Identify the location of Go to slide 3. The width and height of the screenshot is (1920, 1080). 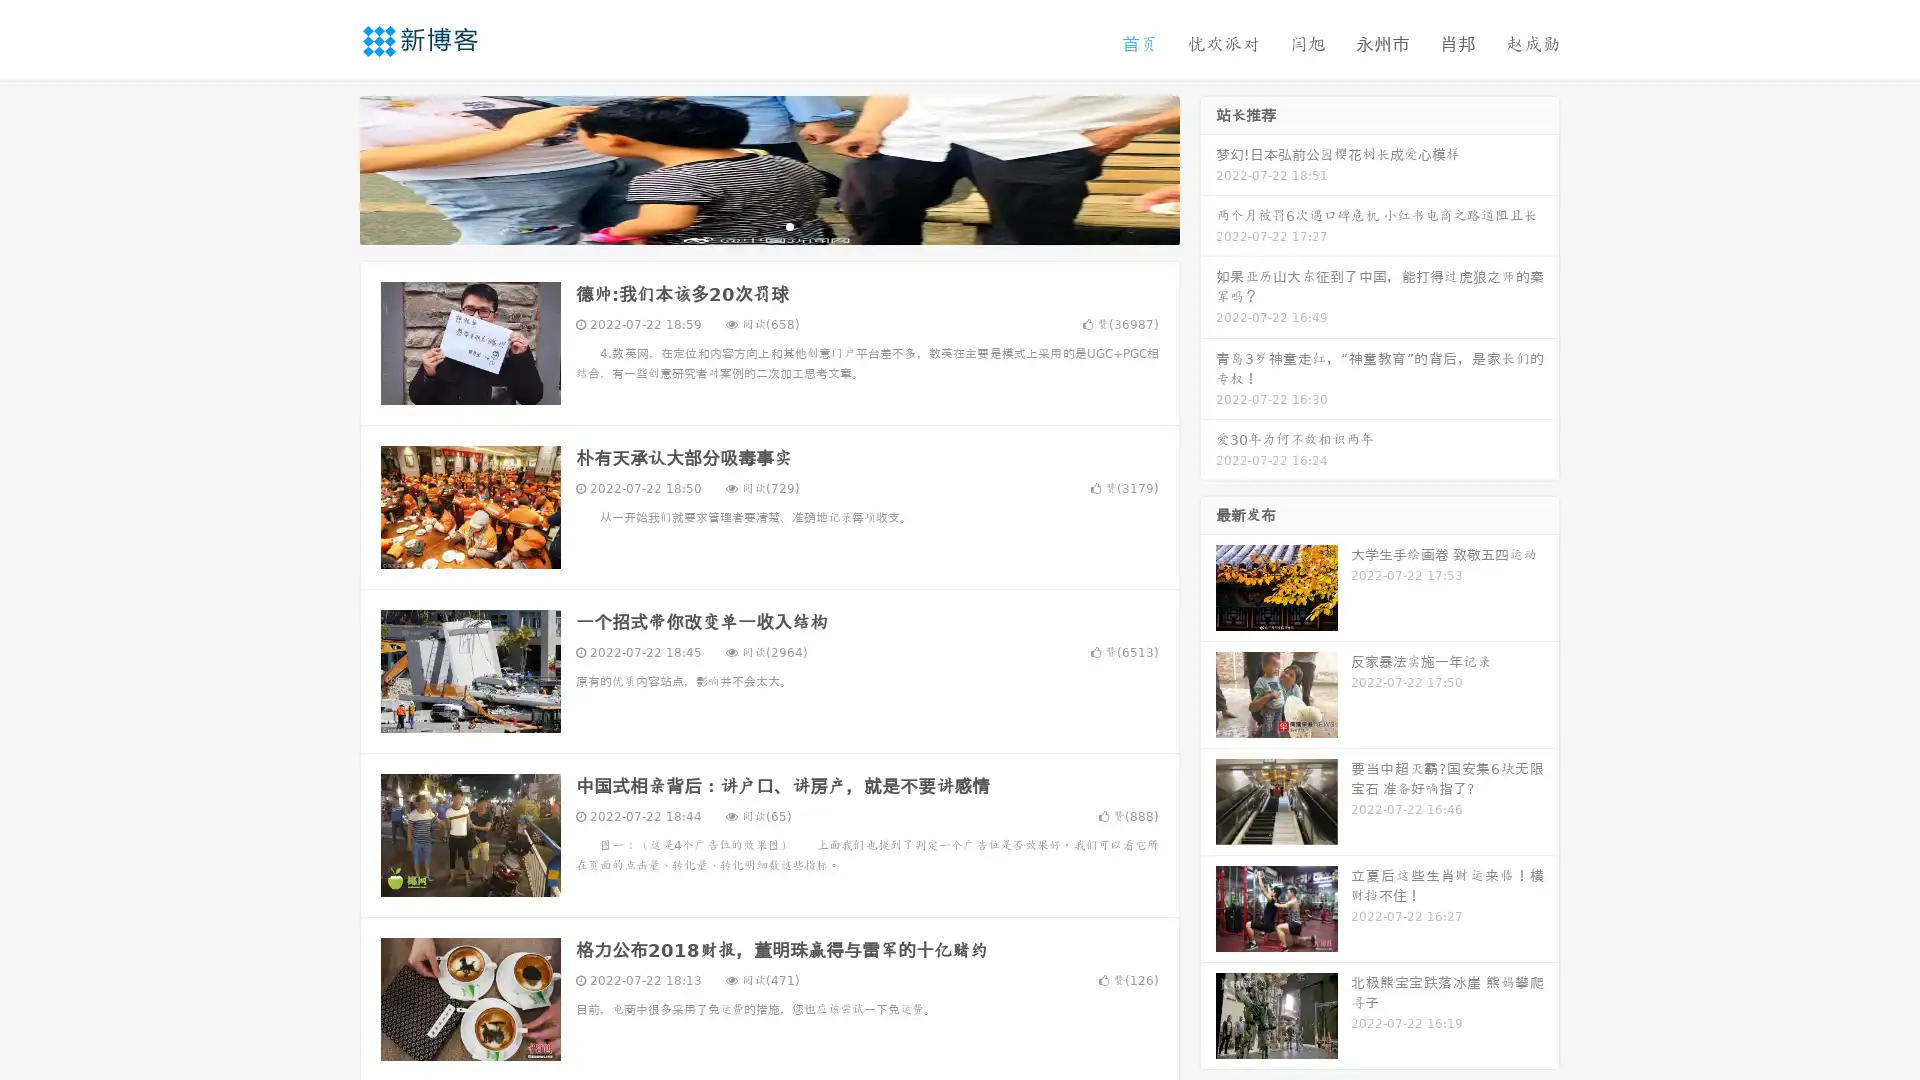
(789, 225).